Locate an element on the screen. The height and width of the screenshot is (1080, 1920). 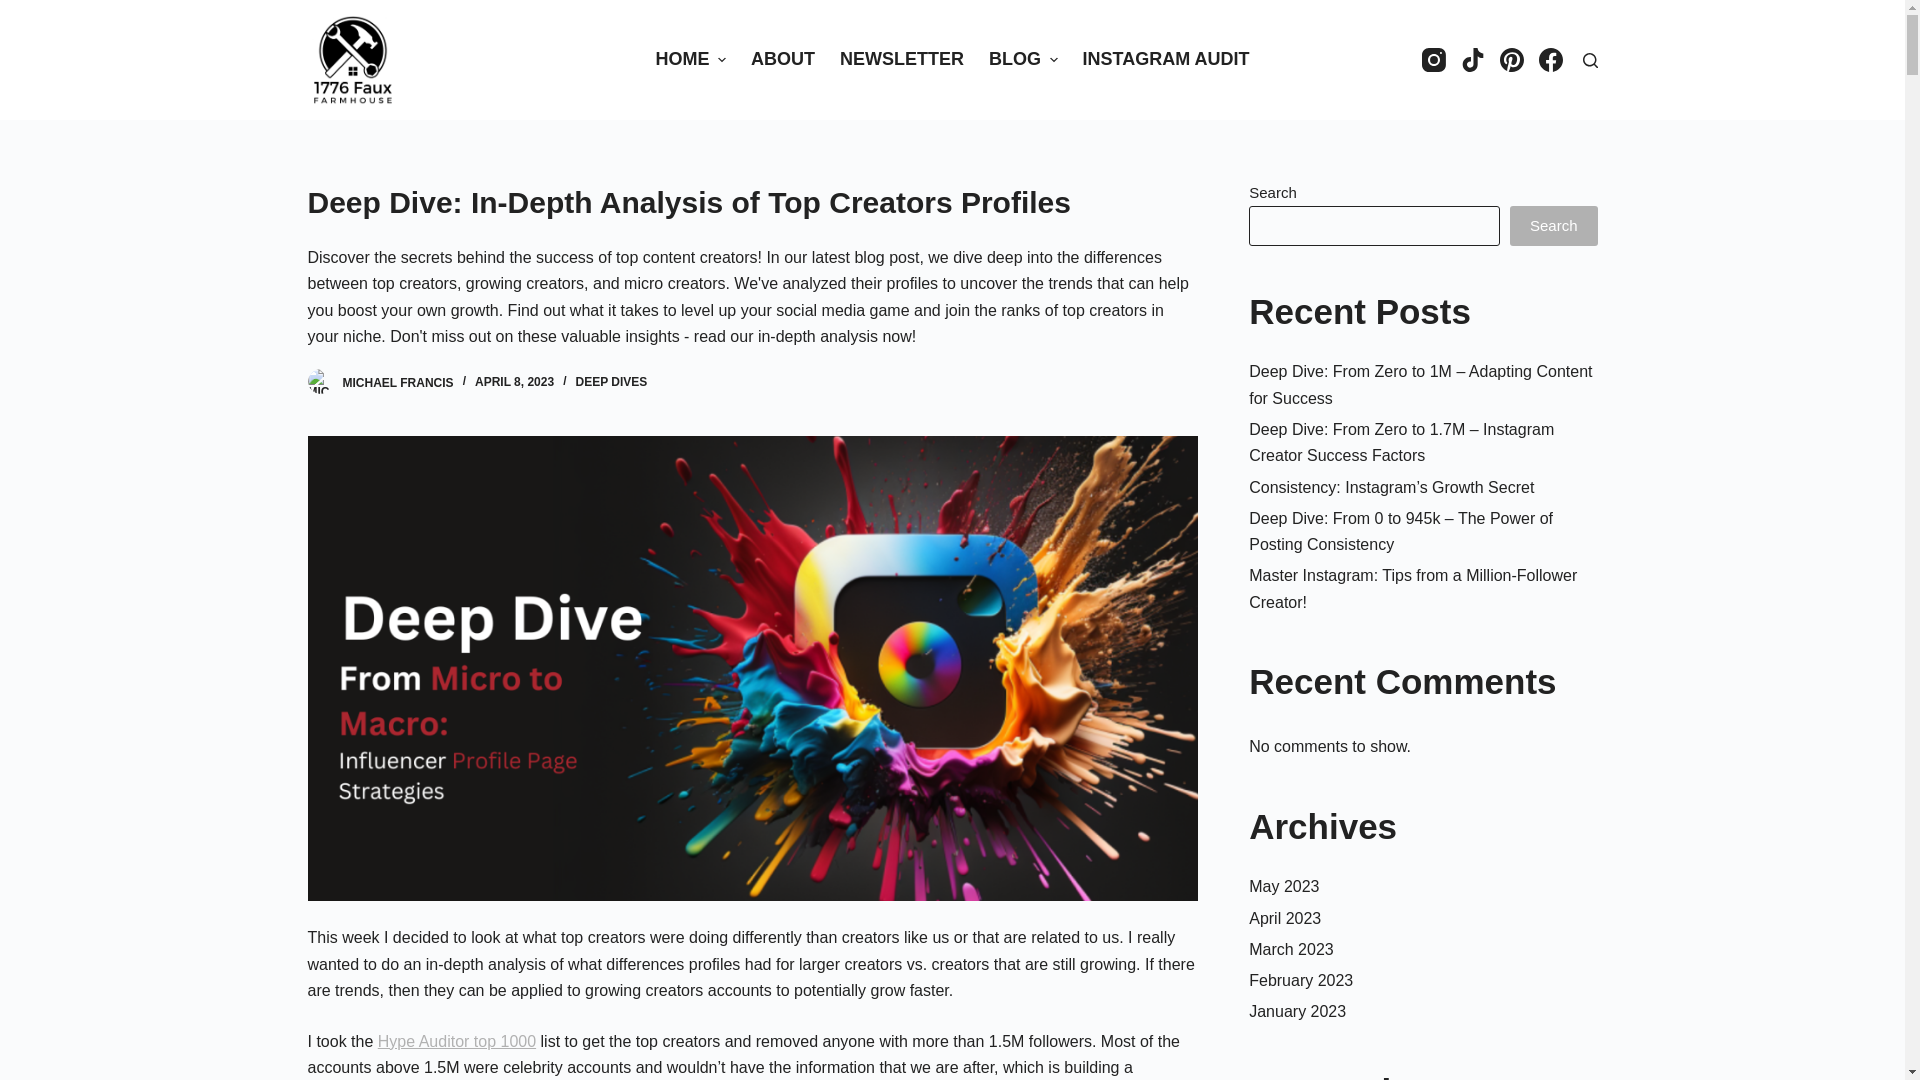
'Hype Auditor top 1000' is located at coordinates (455, 1040).